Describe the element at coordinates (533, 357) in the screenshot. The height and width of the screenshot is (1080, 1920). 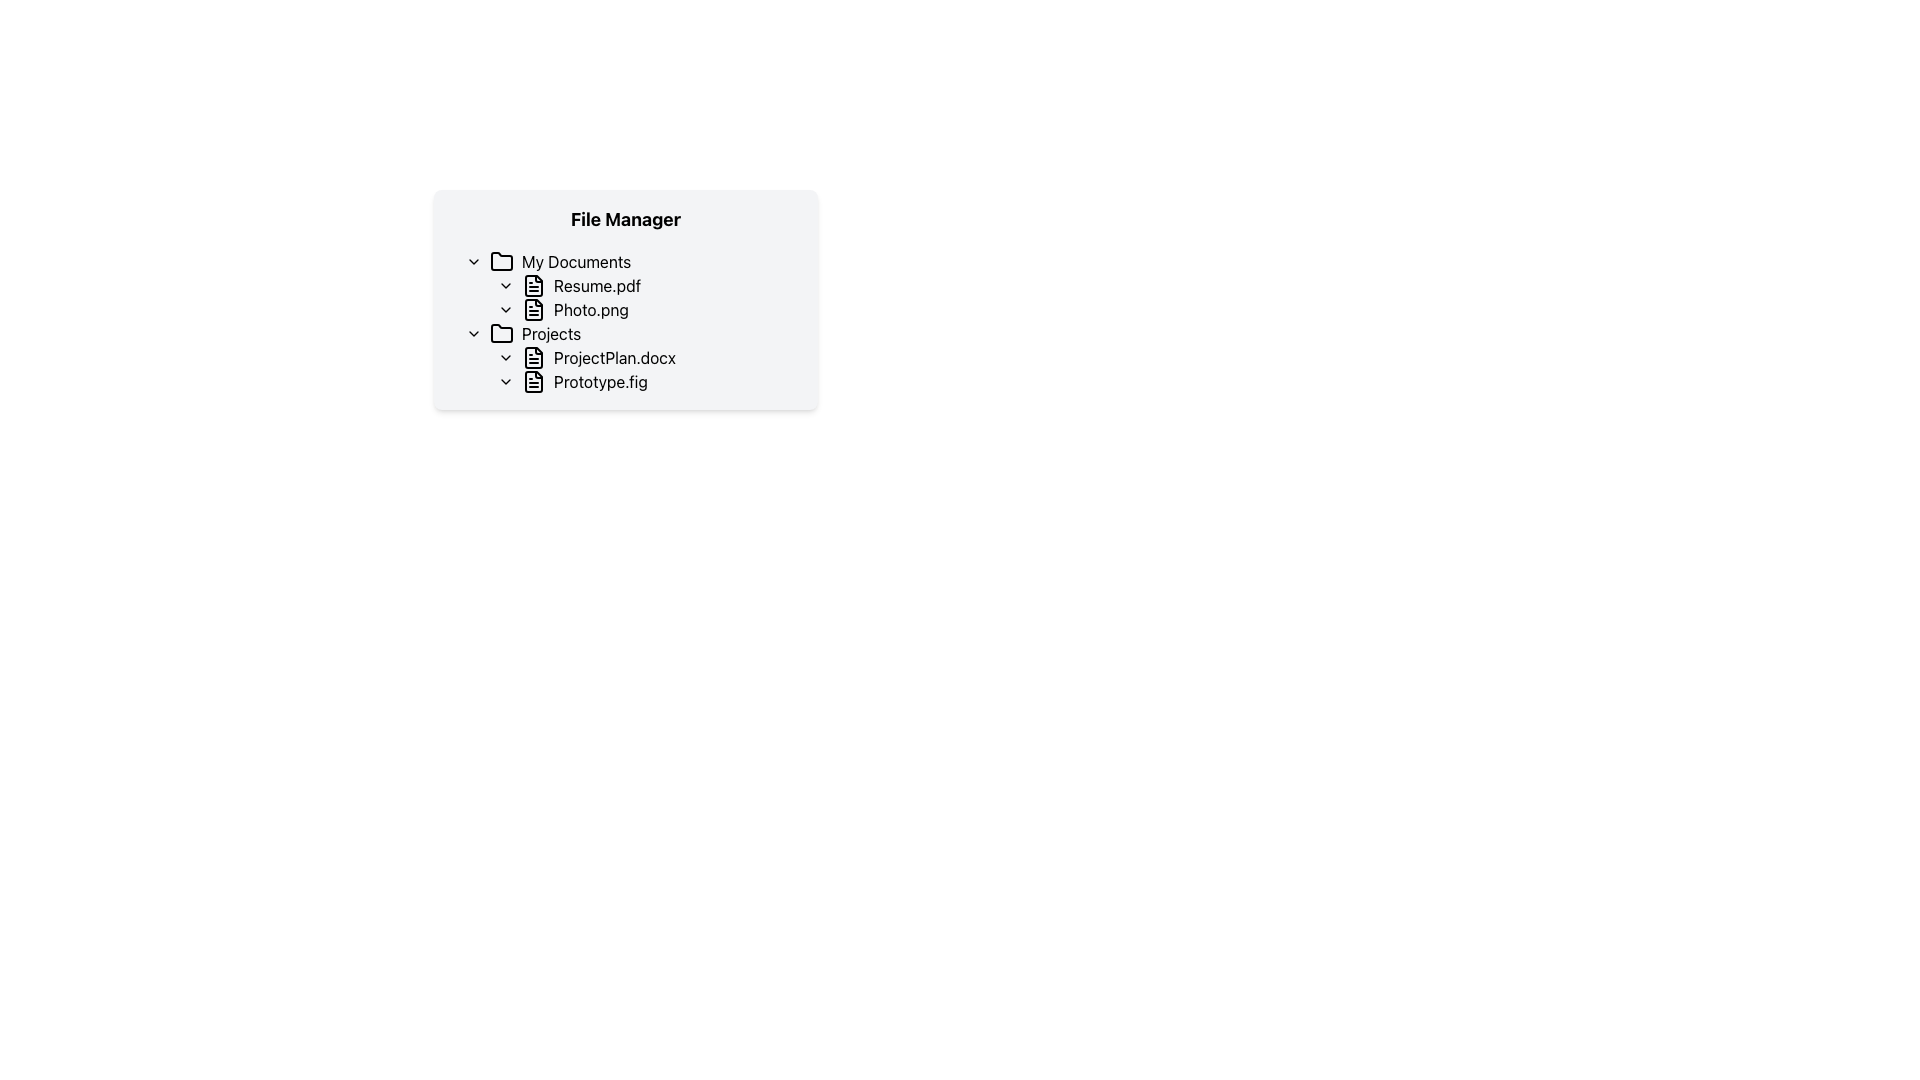
I see `the document icon representing 'ProjectPlan.docx' in the Projects folder to visually indicate its file type` at that location.